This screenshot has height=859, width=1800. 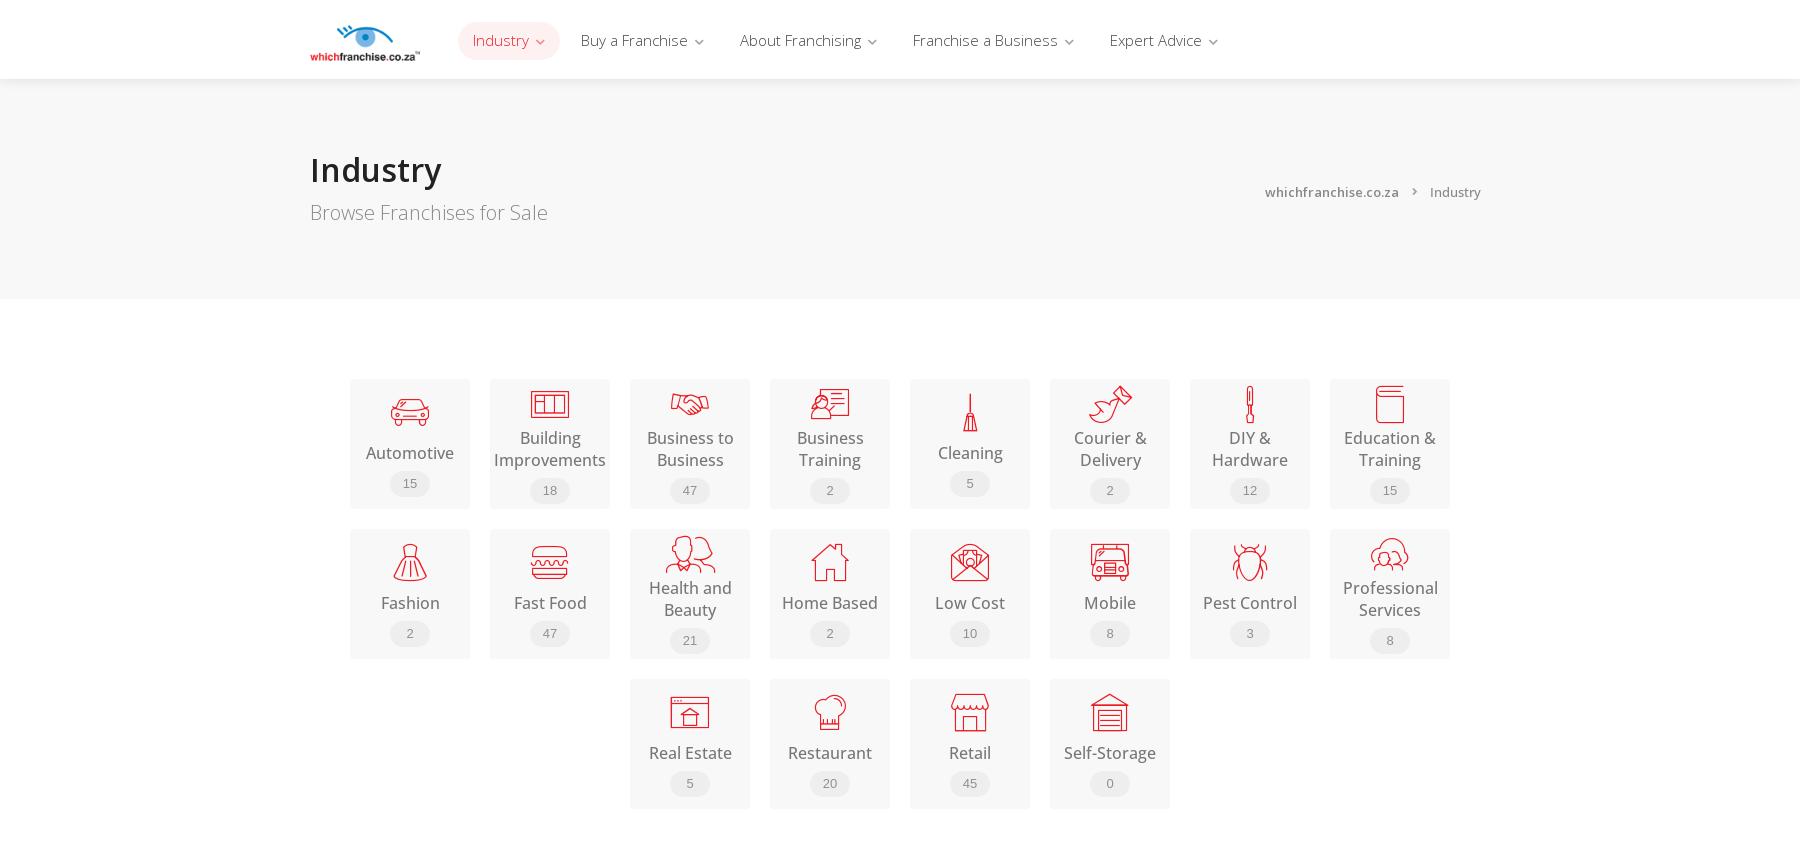 What do you see at coordinates (823, 145) in the screenshot?
I see `'Become a Franchisee'` at bounding box center [823, 145].